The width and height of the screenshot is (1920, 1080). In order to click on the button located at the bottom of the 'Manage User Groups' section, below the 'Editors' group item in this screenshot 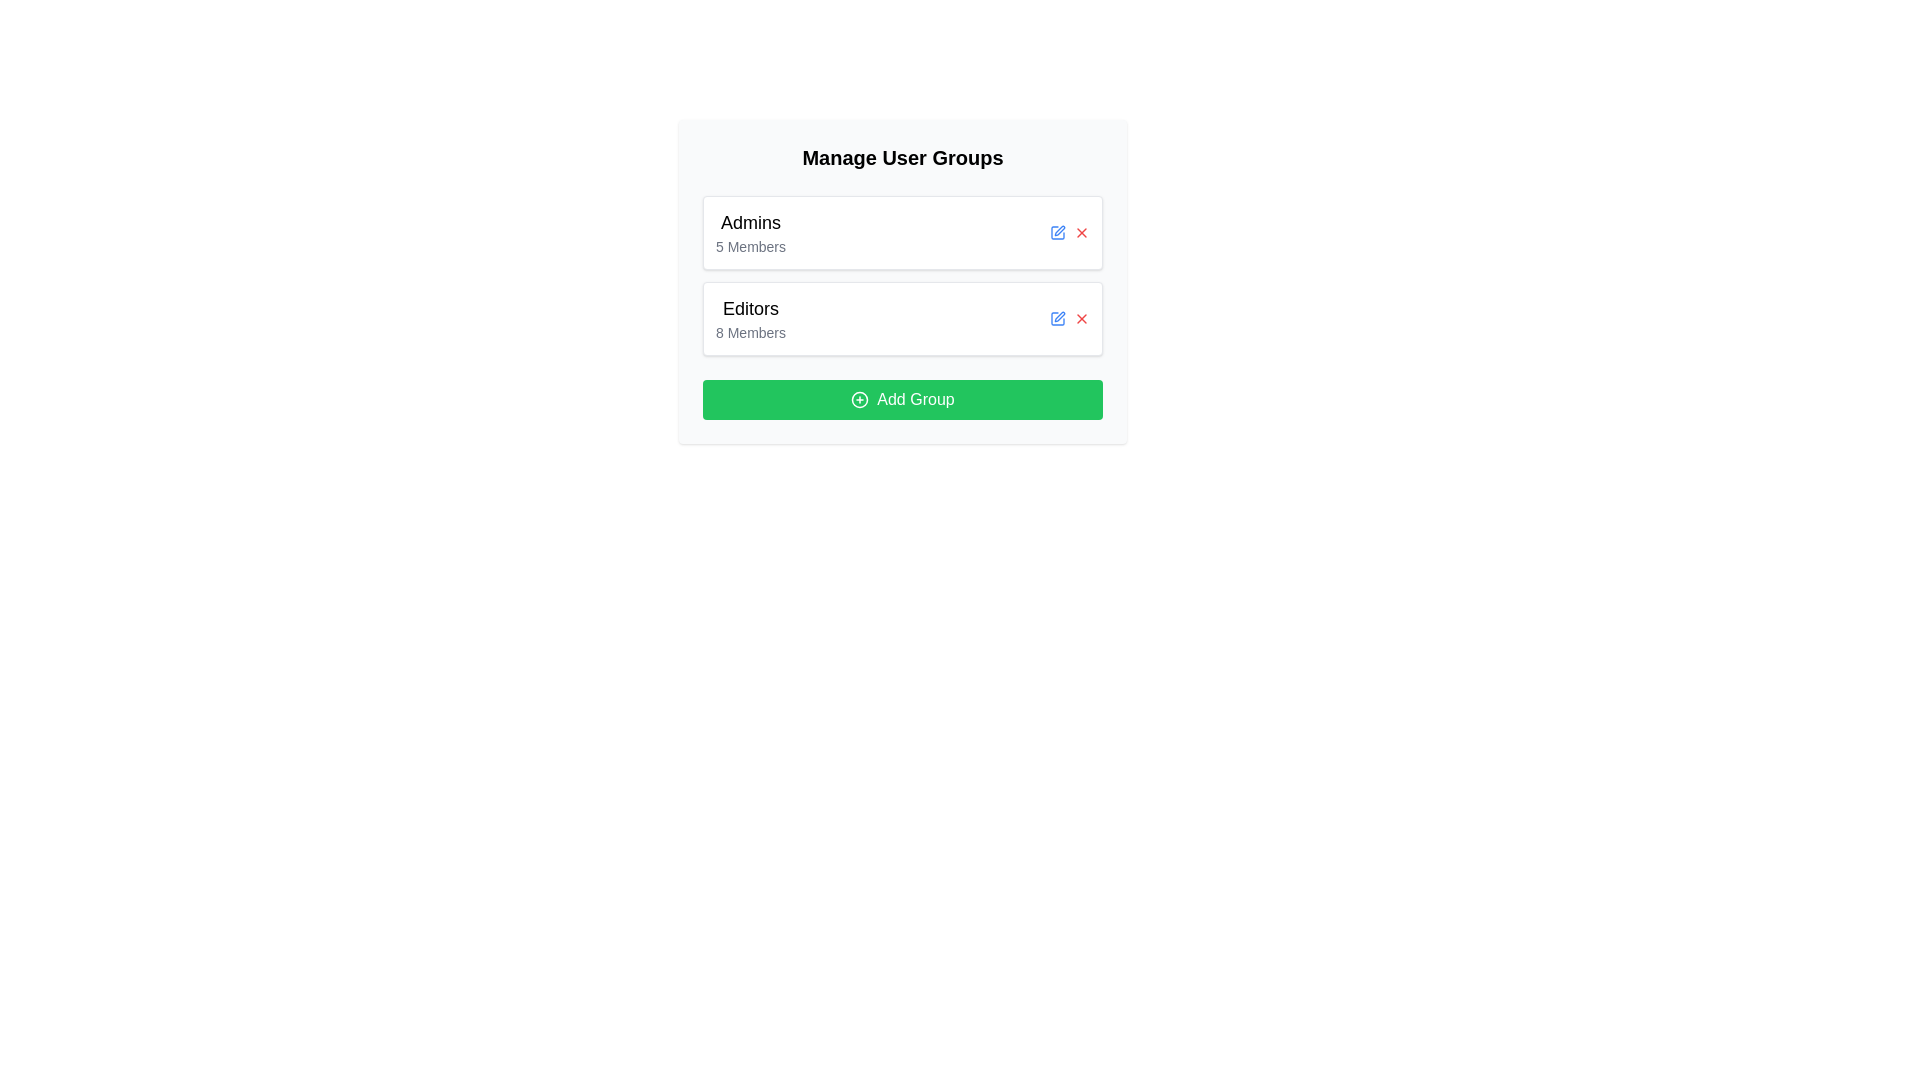, I will do `click(901, 400)`.